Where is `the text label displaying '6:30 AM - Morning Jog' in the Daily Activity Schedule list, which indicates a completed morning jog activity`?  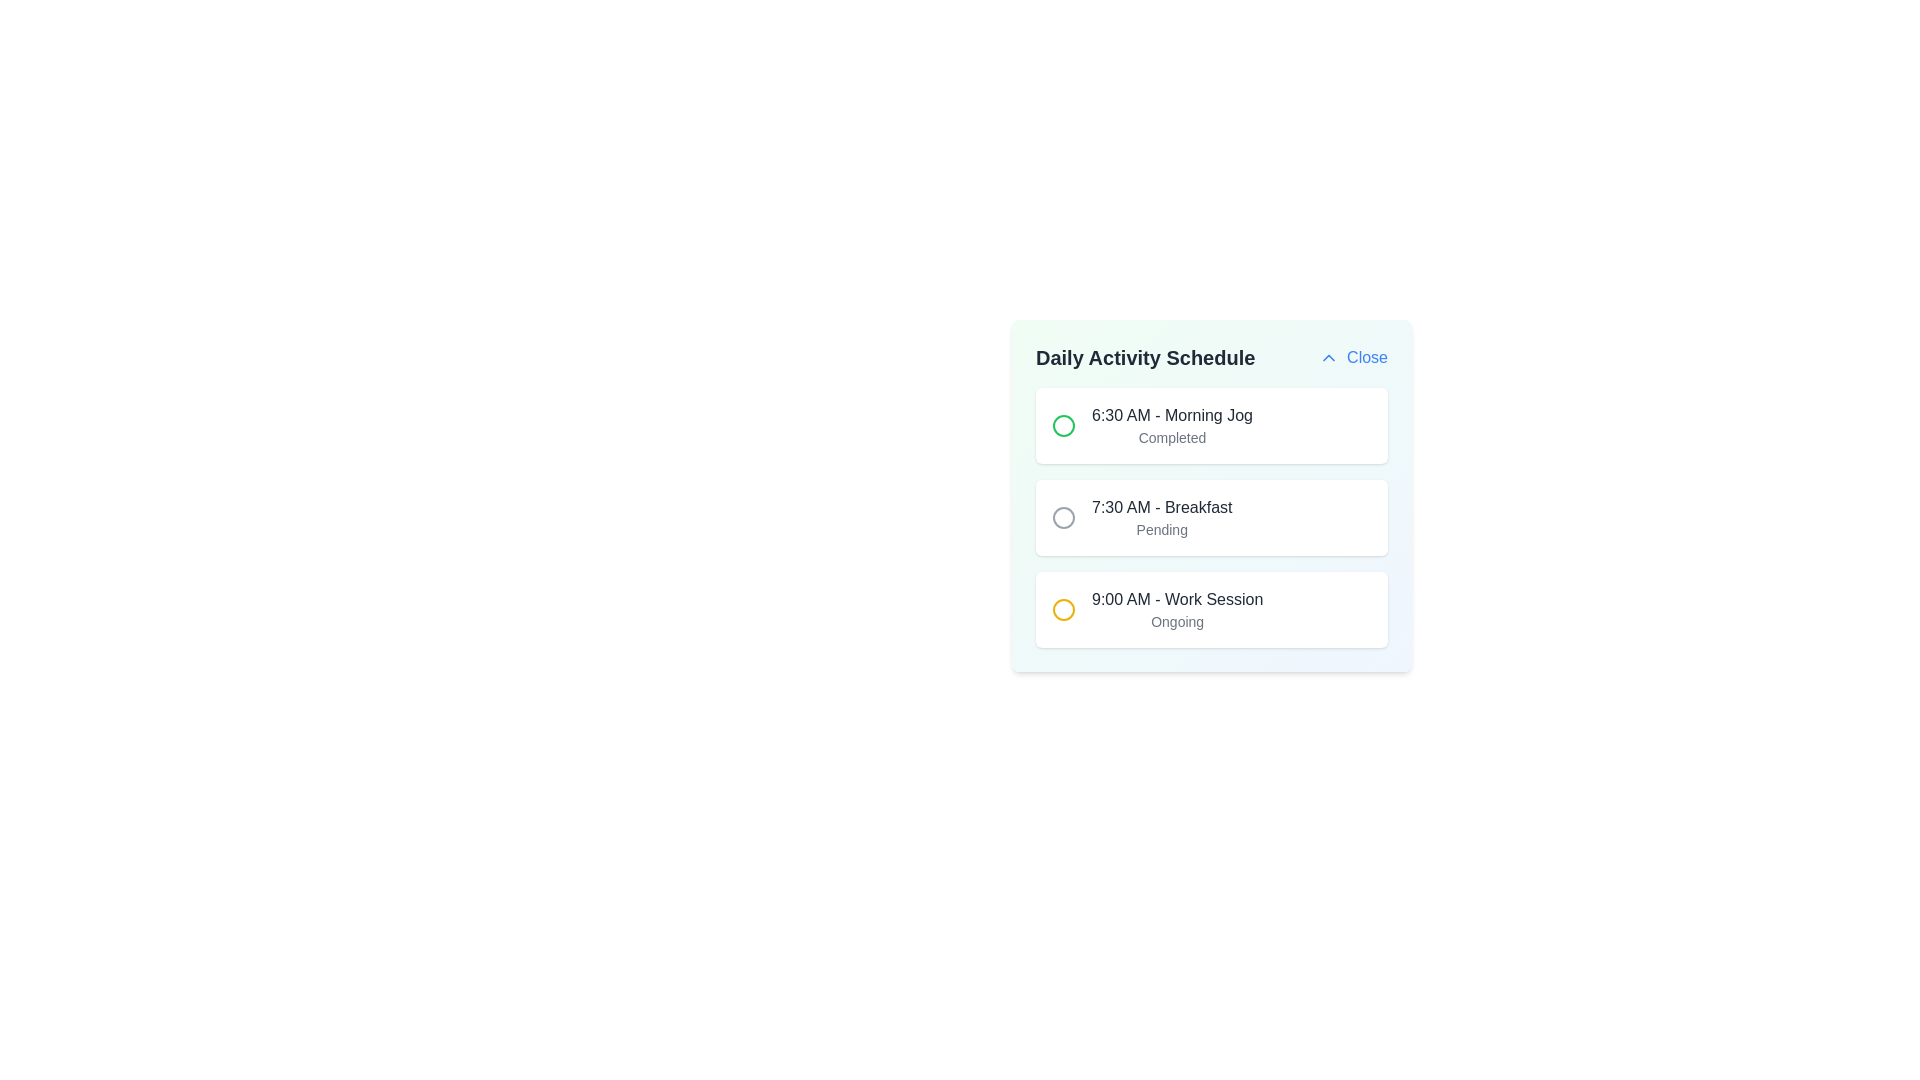 the text label displaying '6:30 AM - Morning Jog' in the Daily Activity Schedule list, which indicates a completed morning jog activity is located at coordinates (1172, 424).